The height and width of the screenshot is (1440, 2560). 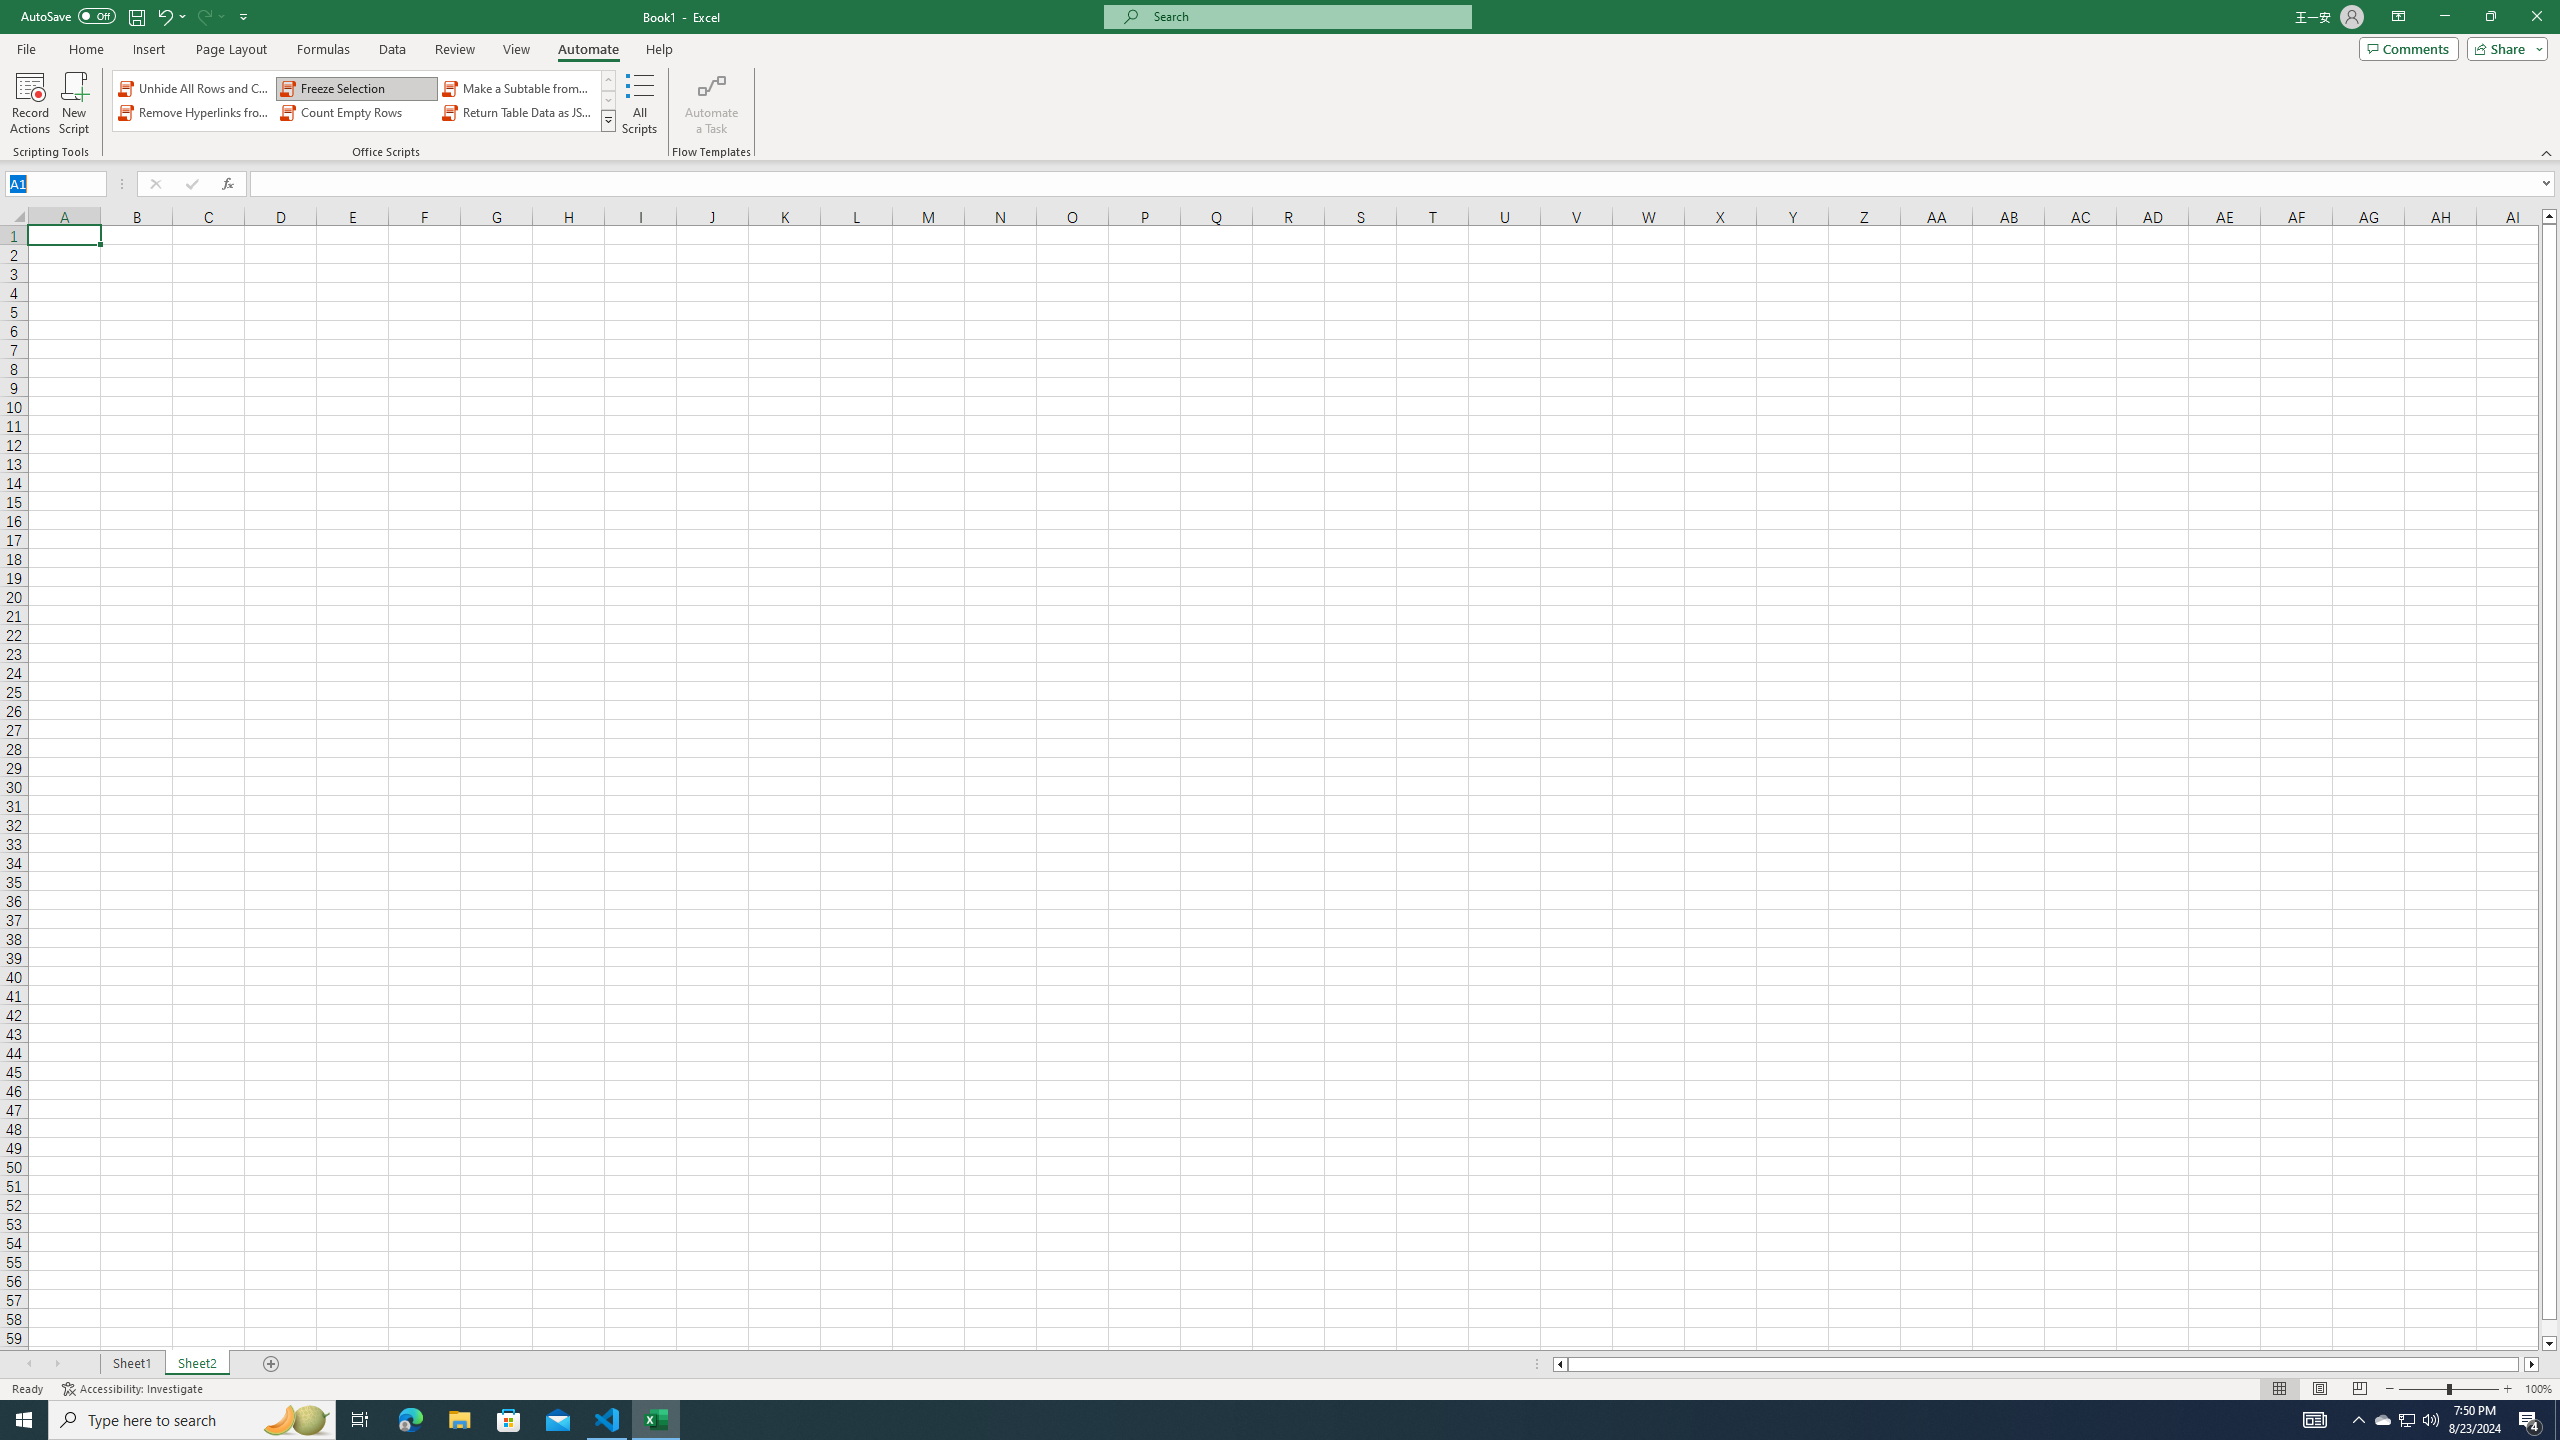 What do you see at coordinates (608, 119) in the screenshot?
I see `'Office Scripts'` at bounding box center [608, 119].